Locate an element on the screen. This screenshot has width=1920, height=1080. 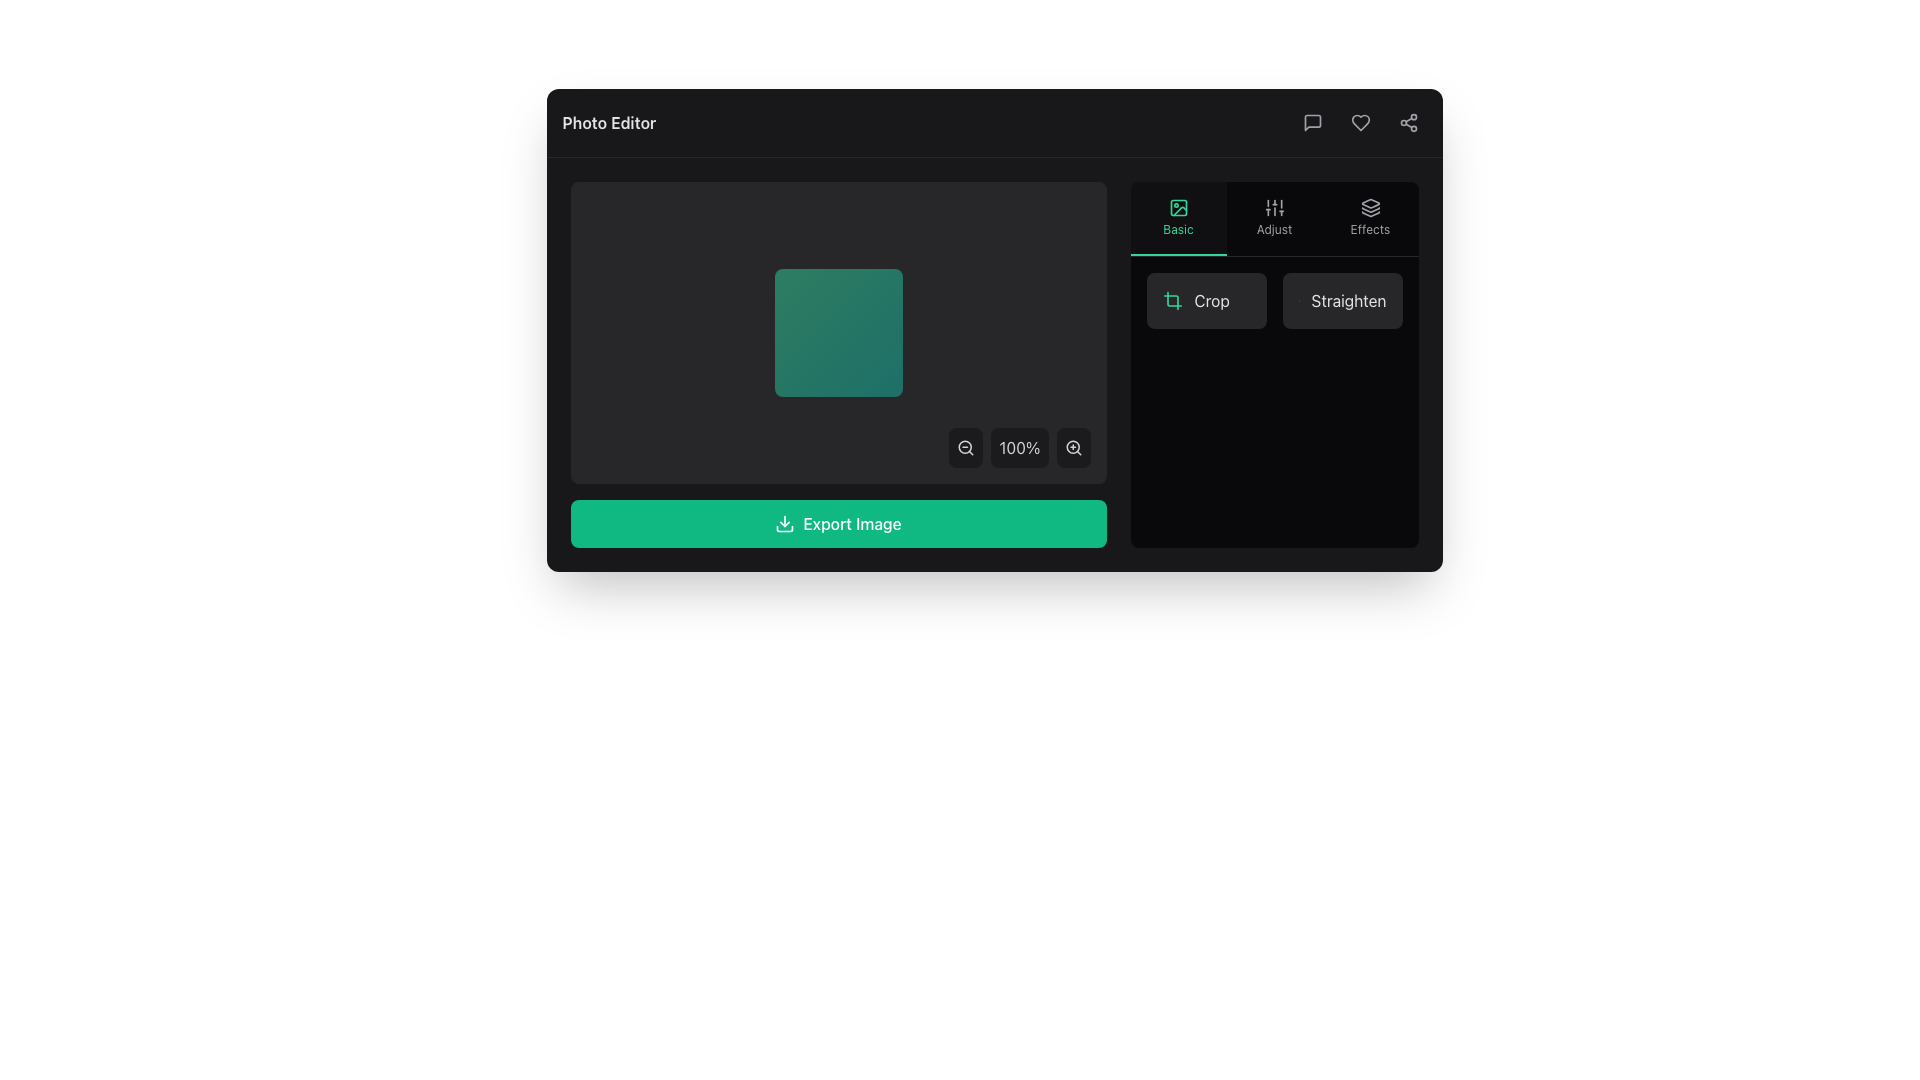
the SVG icon representing an image located at the top-center of the 'Basic' section in the right sidebar, above the text label 'Basic' is located at coordinates (1178, 208).